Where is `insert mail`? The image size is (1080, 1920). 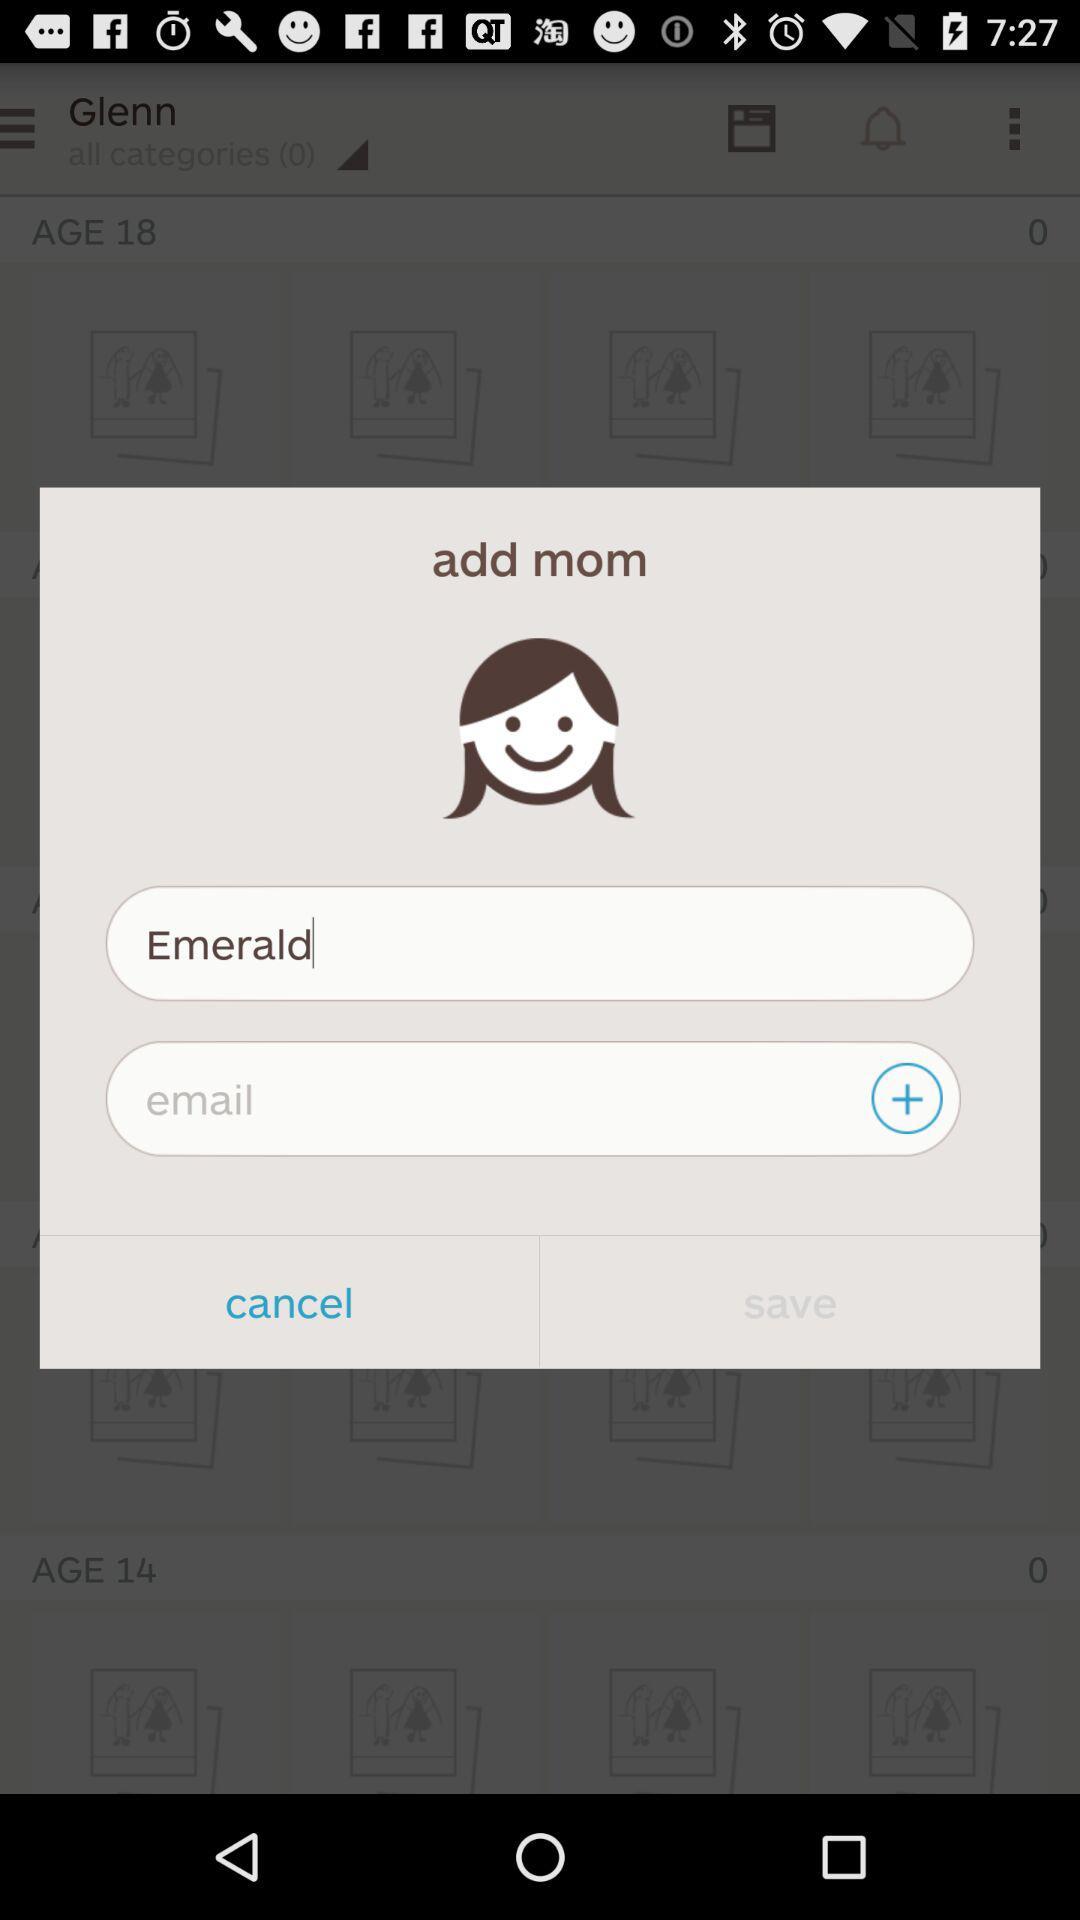 insert mail is located at coordinates (532, 1097).